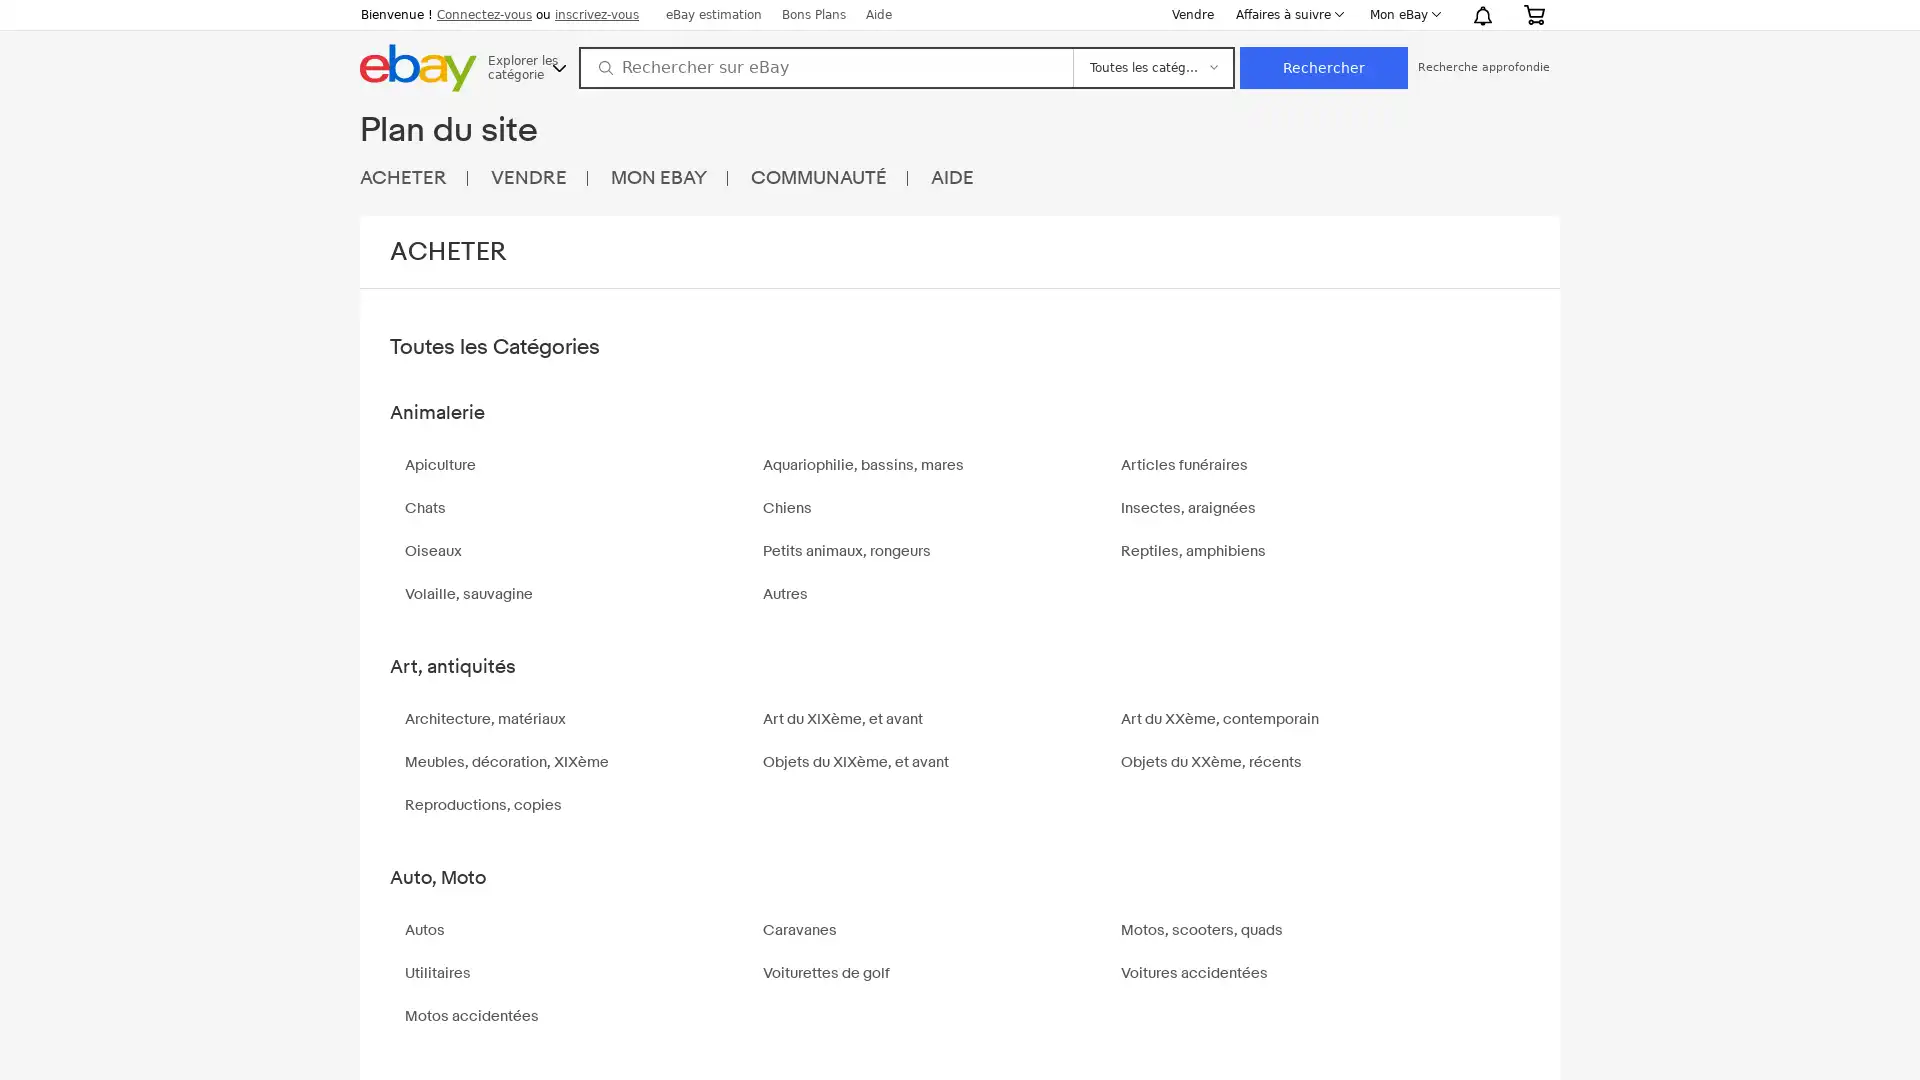 This screenshot has height=1080, width=1920. What do you see at coordinates (1482, 15) in the screenshot?
I see `Notification` at bounding box center [1482, 15].